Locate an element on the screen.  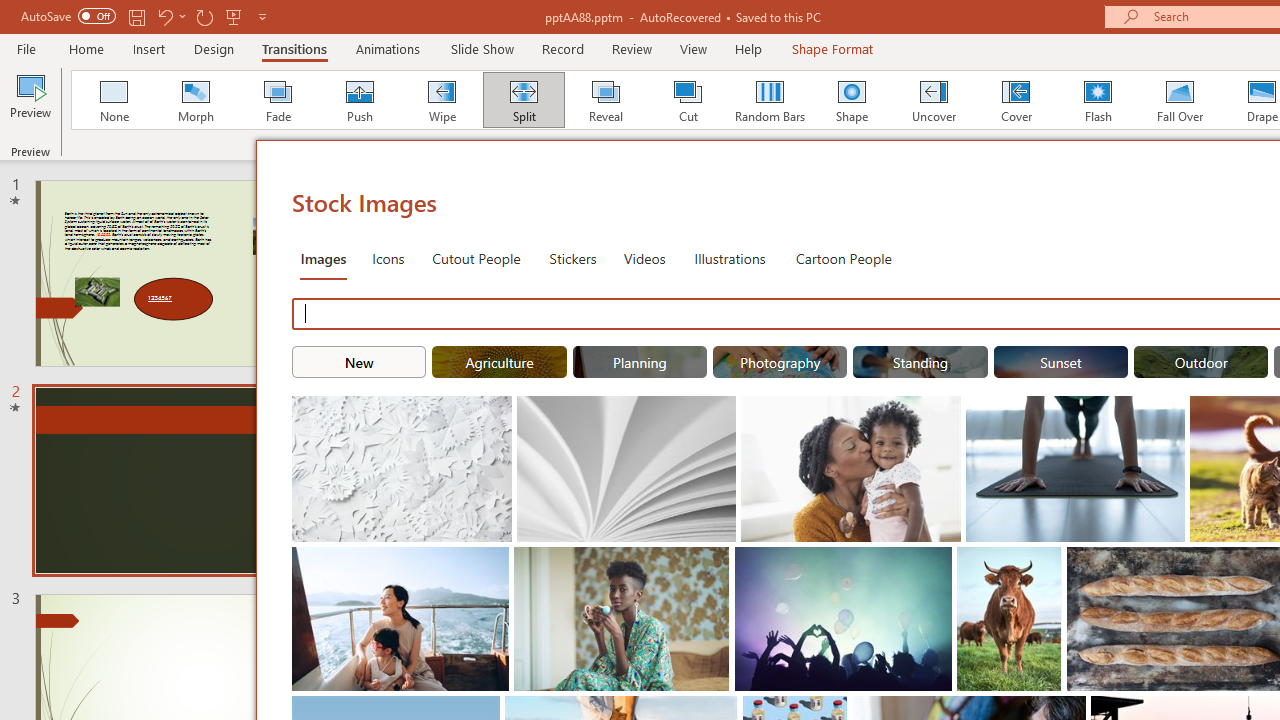
'Stickers' is located at coordinates (572, 257).